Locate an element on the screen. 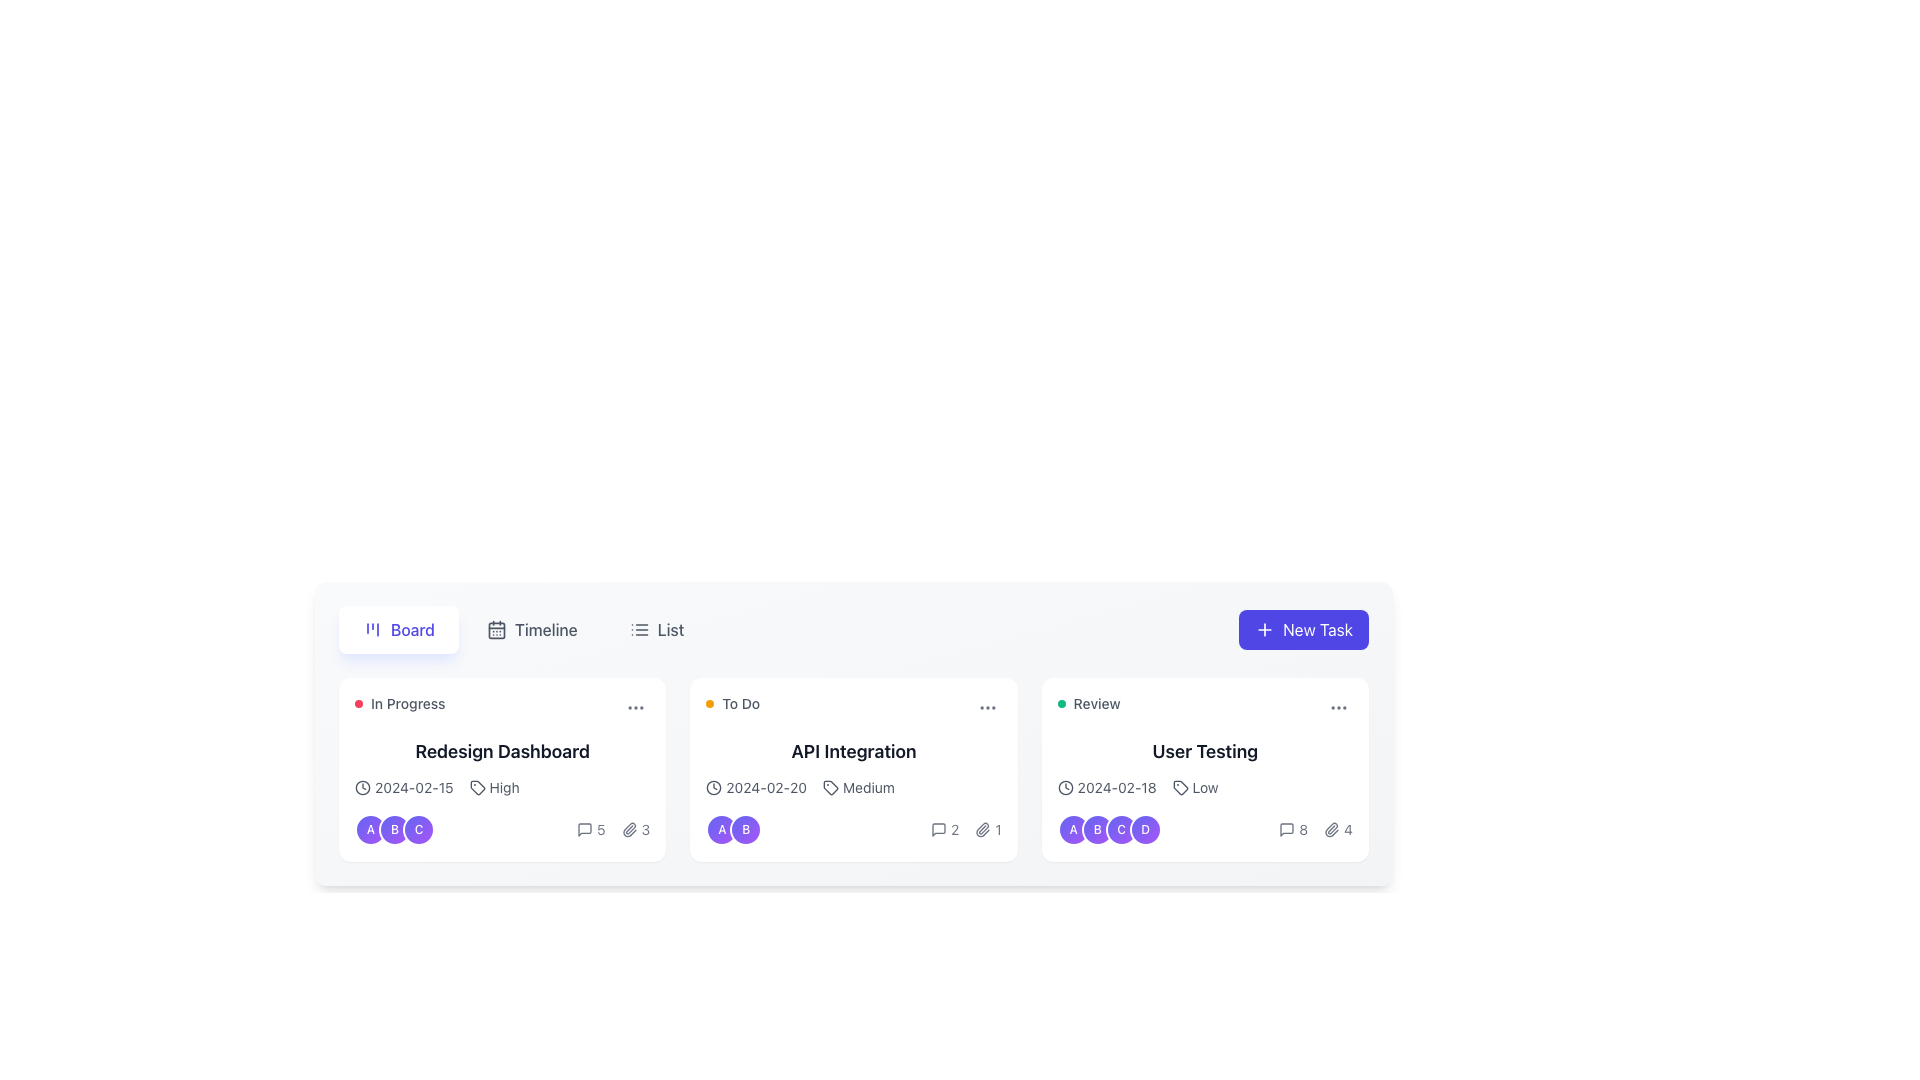 This screenshot has height=1080, width=1920. the Ellipsis menu icon, which is a set of three horizontally aligned gray dots located at the top right corner of the 'User Testing' card in the 'Review' column is located at coordinates (1339, 707).